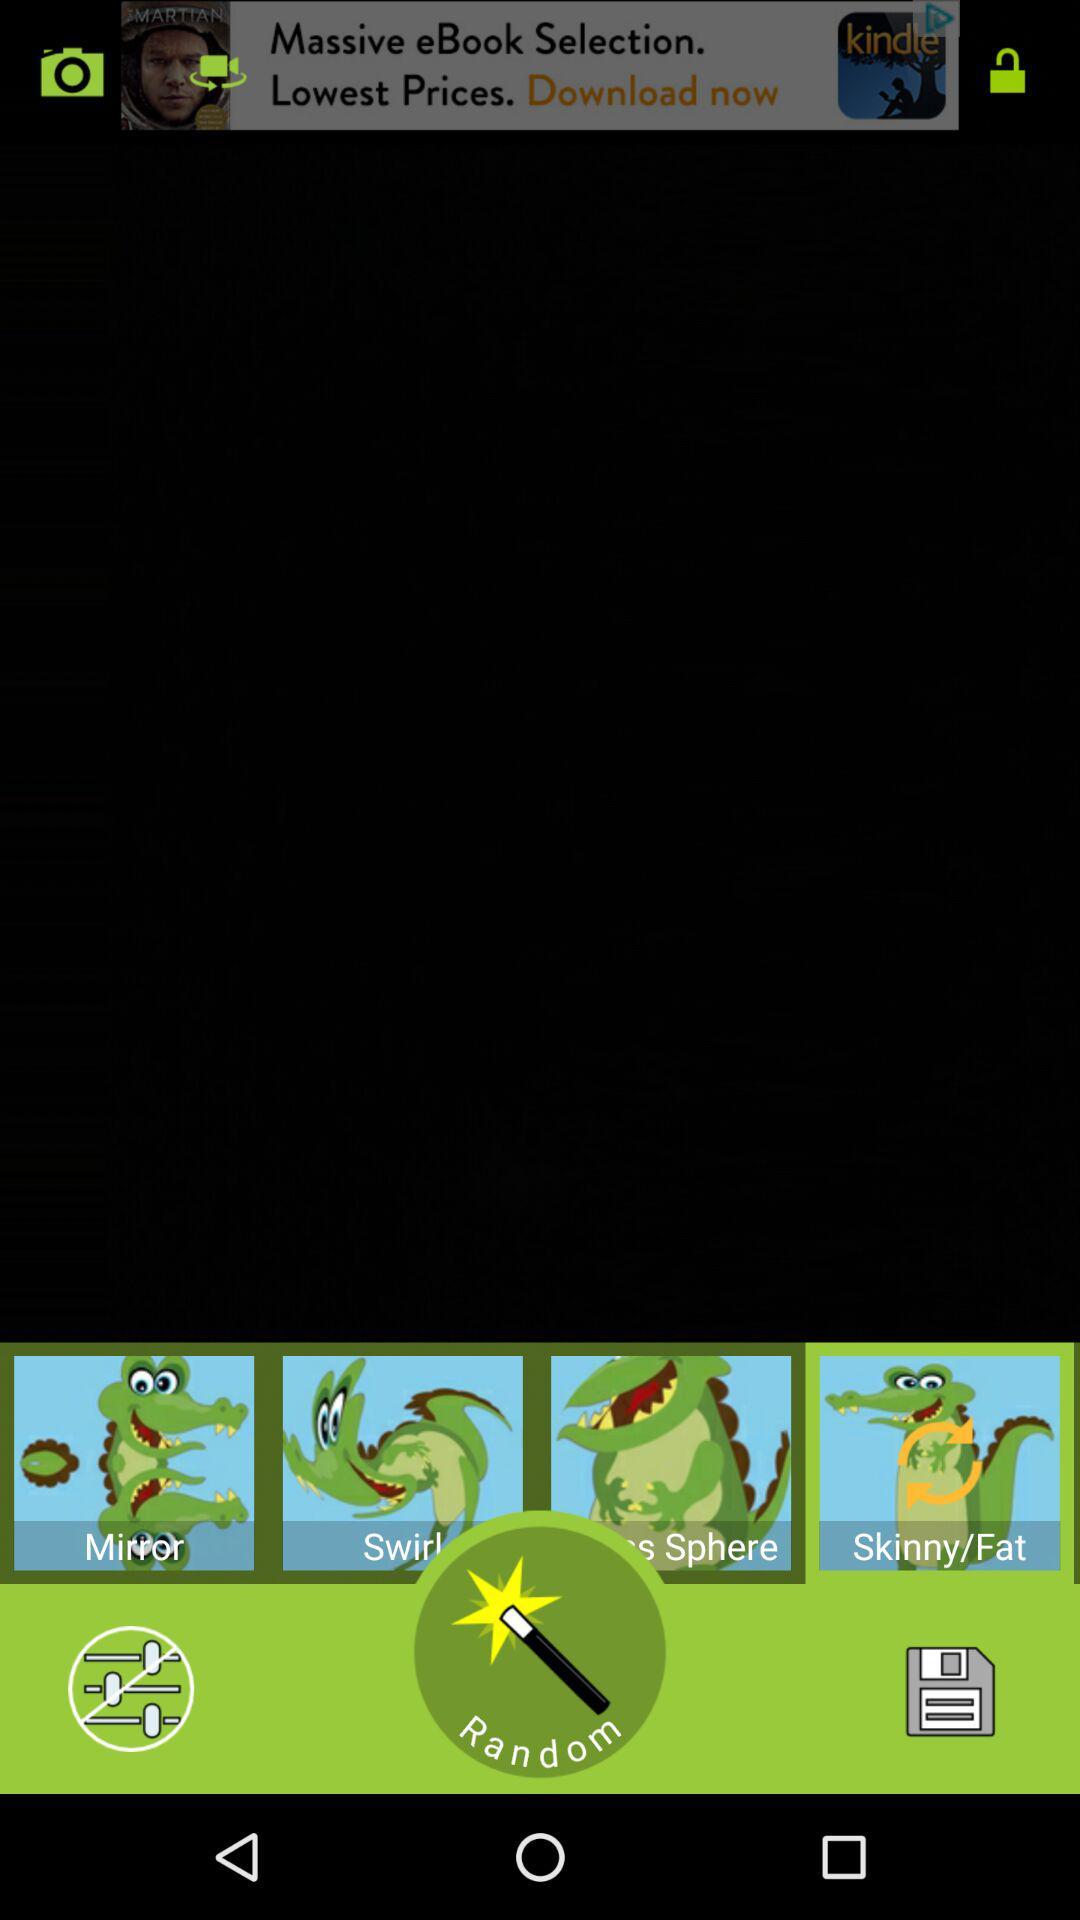 Image resolution: width=1080 pixels, height=1920 pixels. I want to click on the photo icon, so click(71, 77).